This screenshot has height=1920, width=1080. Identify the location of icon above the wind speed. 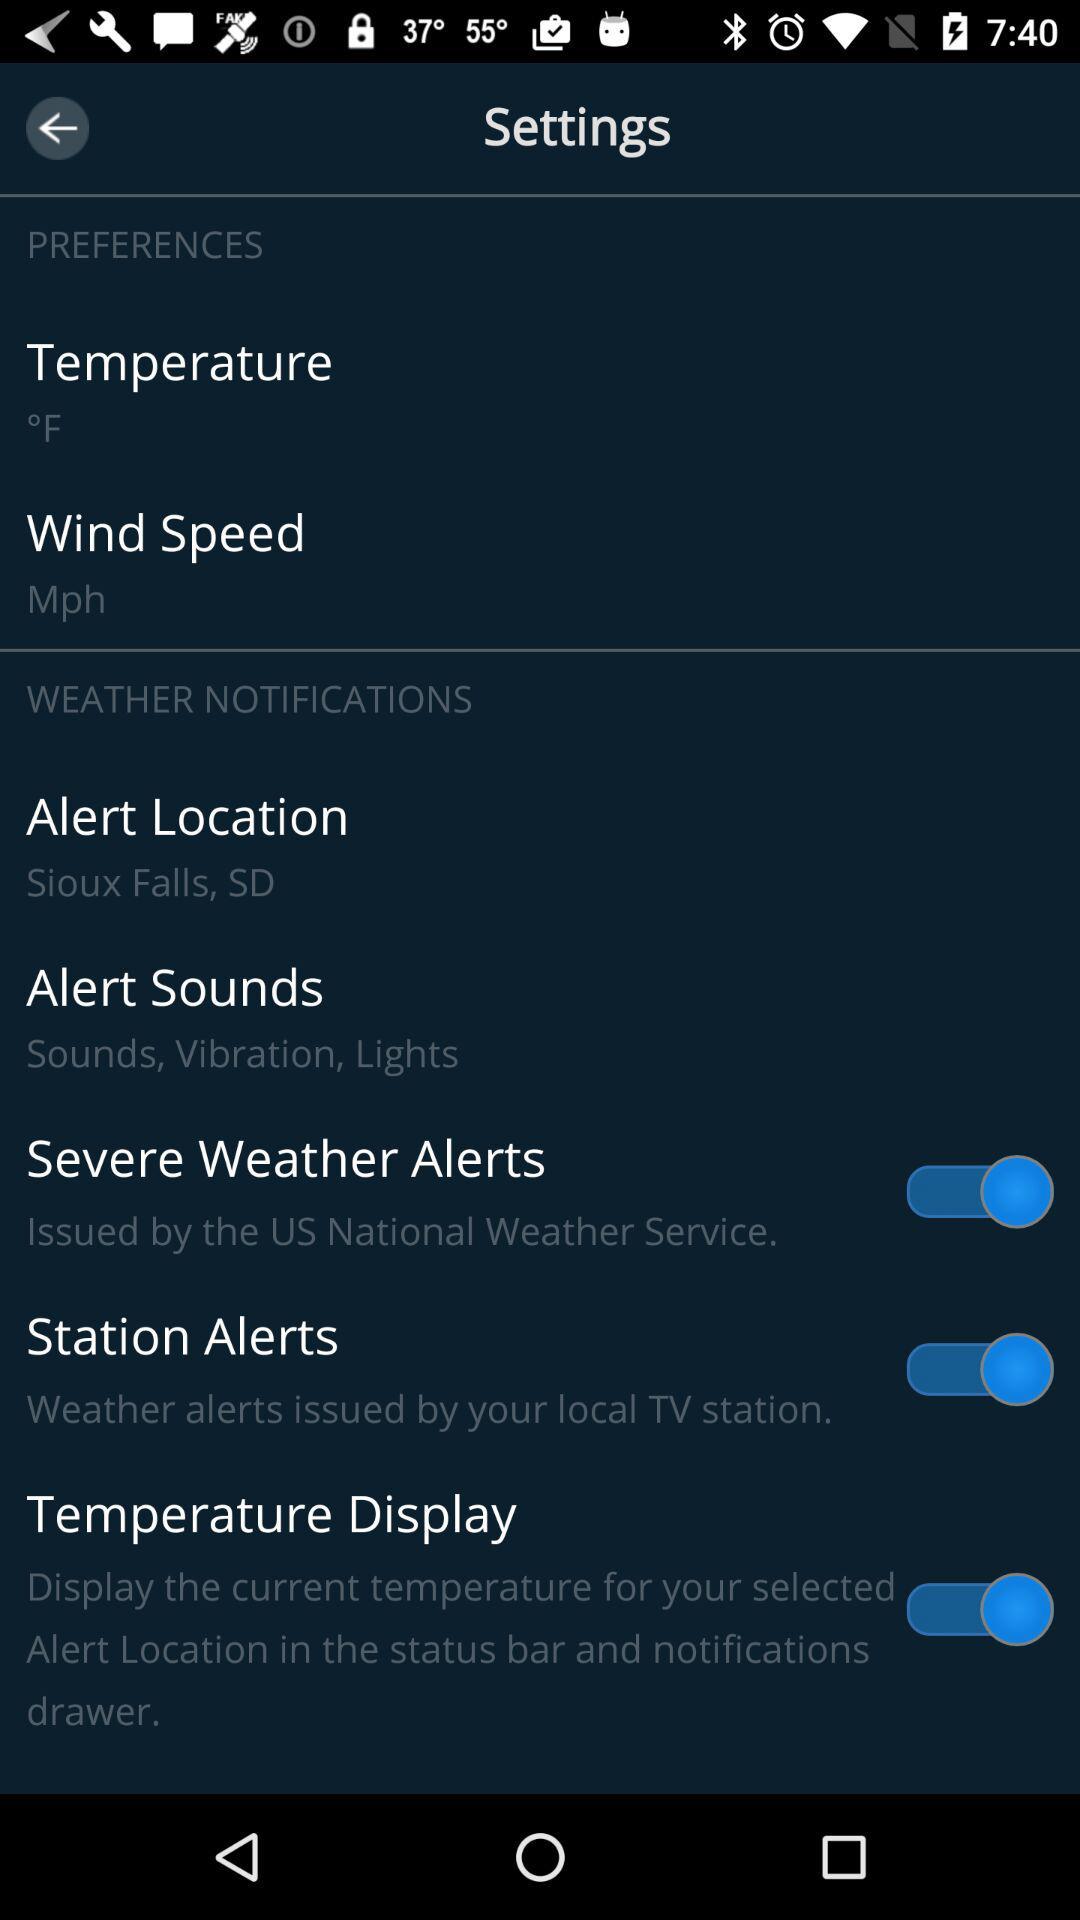
(540, 392).